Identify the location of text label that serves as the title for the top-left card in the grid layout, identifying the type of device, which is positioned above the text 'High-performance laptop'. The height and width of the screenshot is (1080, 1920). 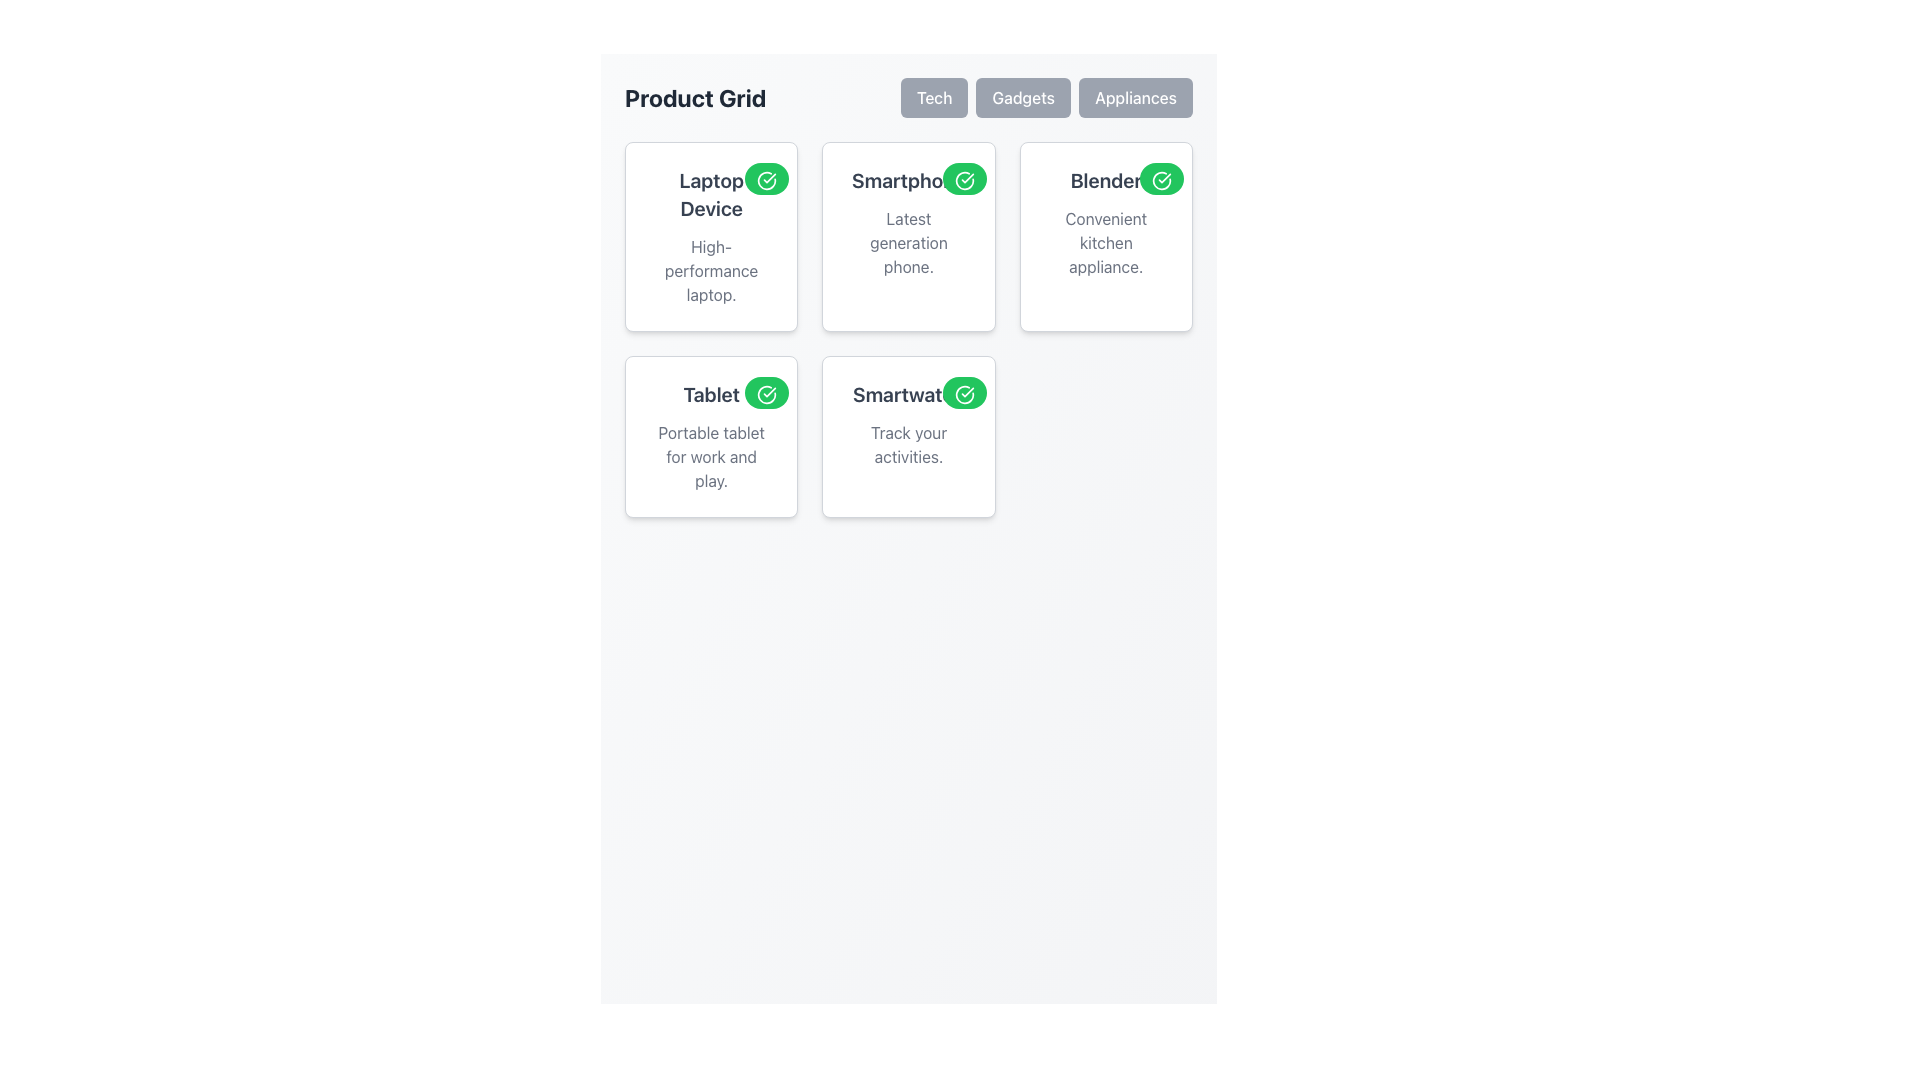
(711, 195).